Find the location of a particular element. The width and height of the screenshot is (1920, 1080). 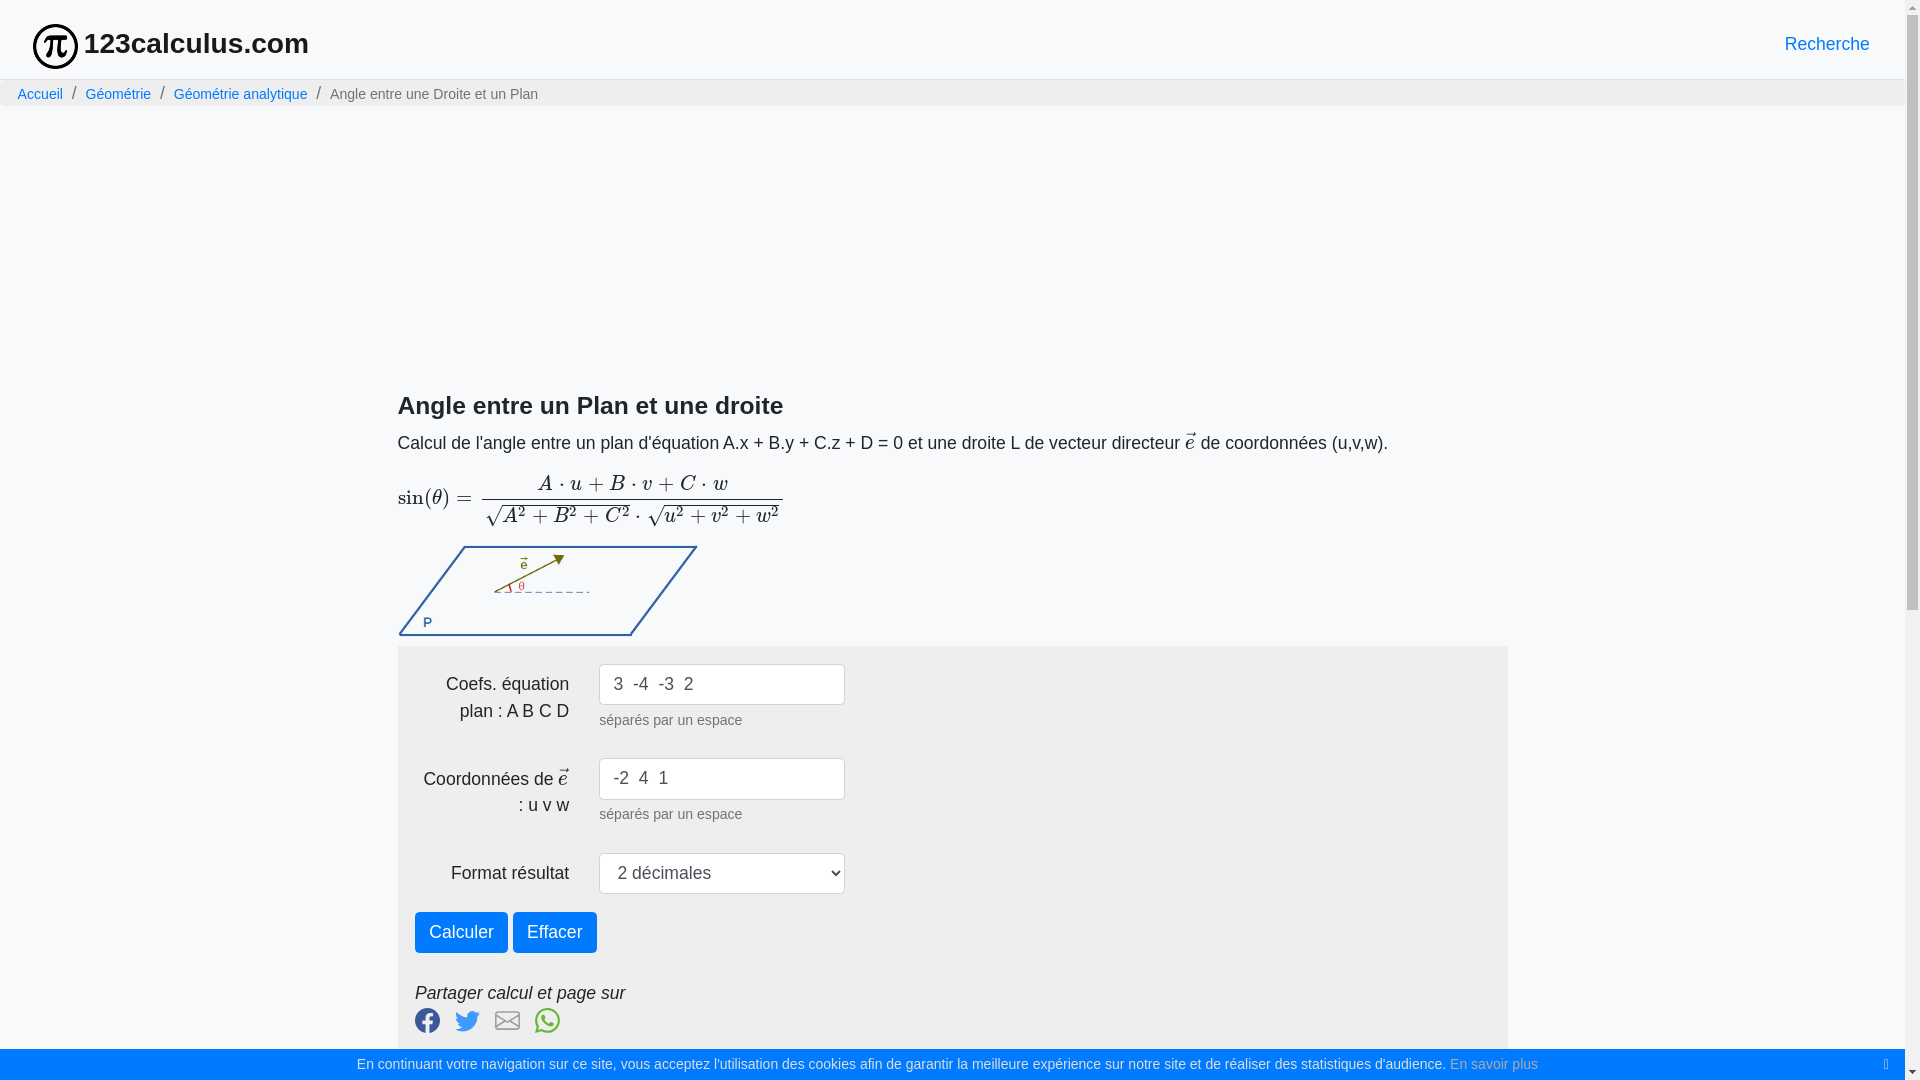

'123calculus.com' is located at coordinates (171, 43).